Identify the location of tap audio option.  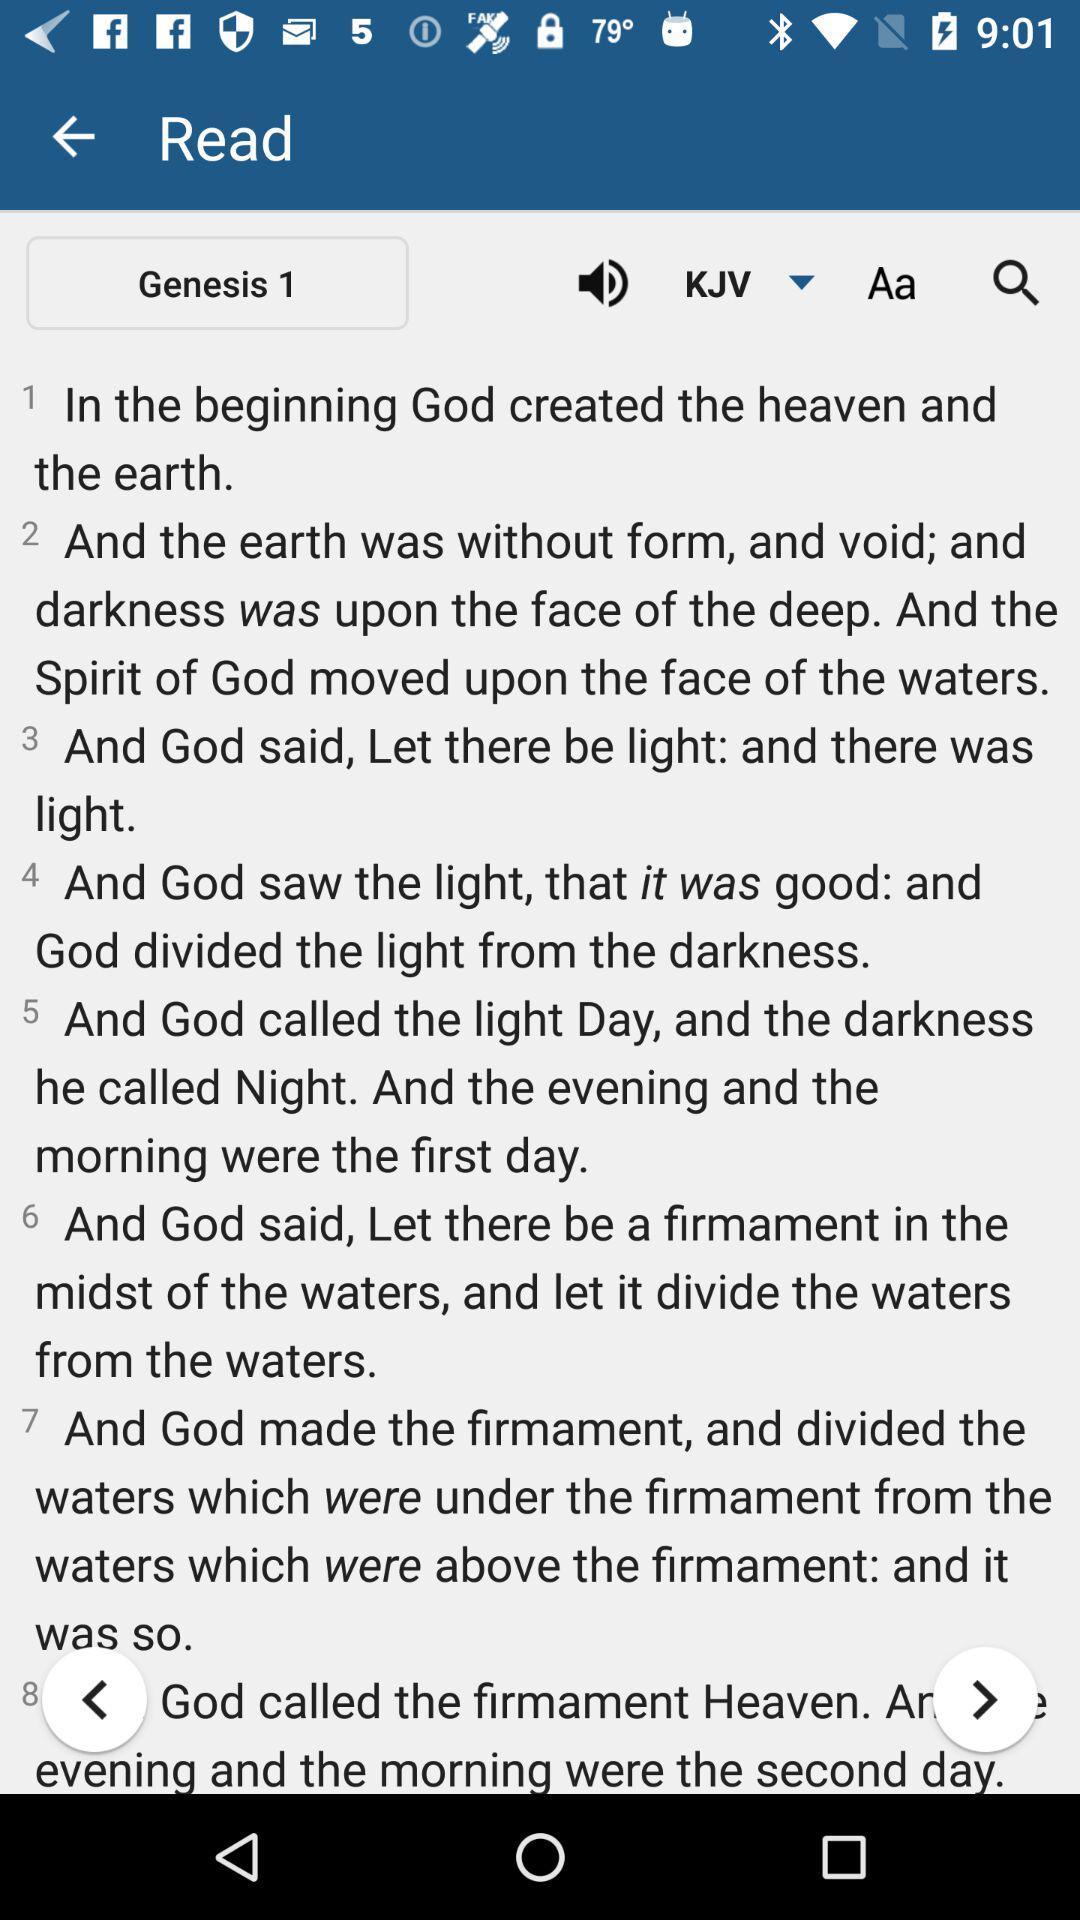
(602, 282).